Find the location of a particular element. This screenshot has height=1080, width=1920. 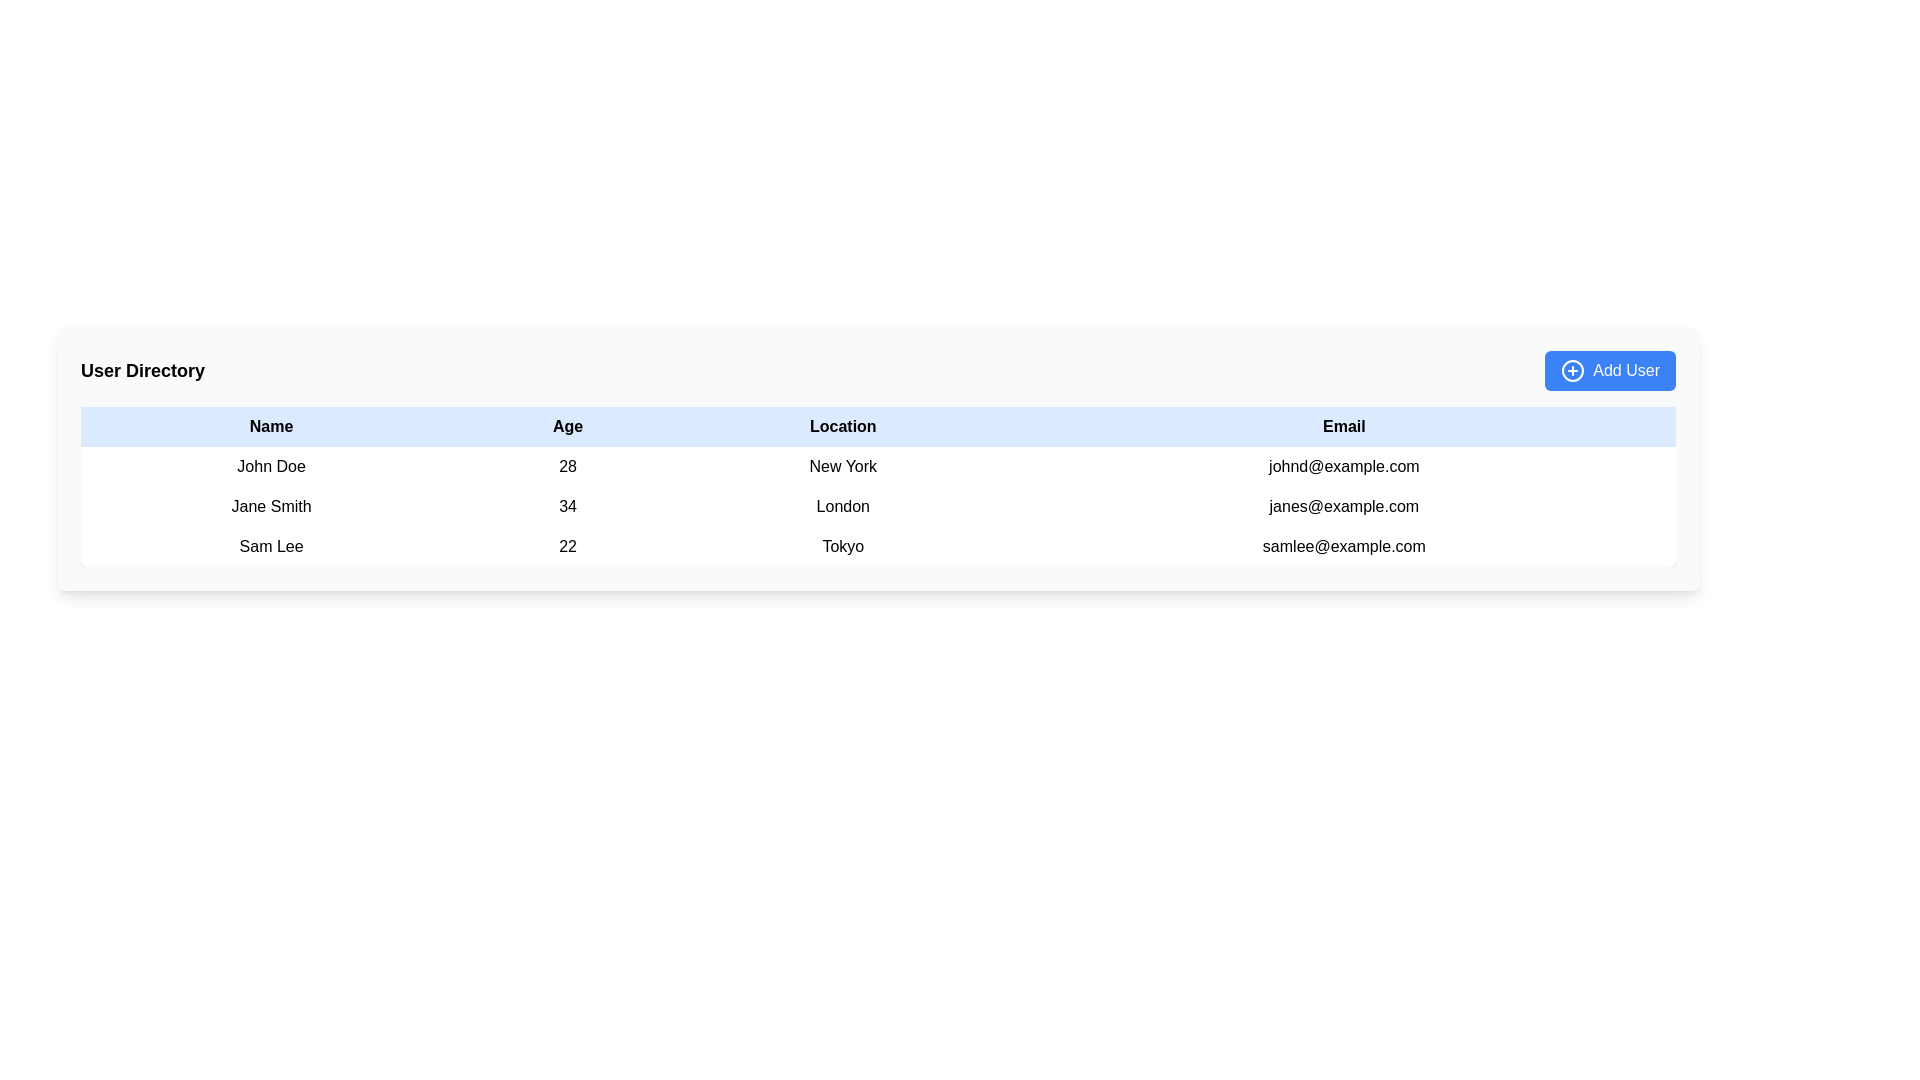

the 'Email' column header in the user information table, which is the fourth header among the siblings ('Name', 'Age', 'Location', 'Email') is located at coordinates (1344, 426).